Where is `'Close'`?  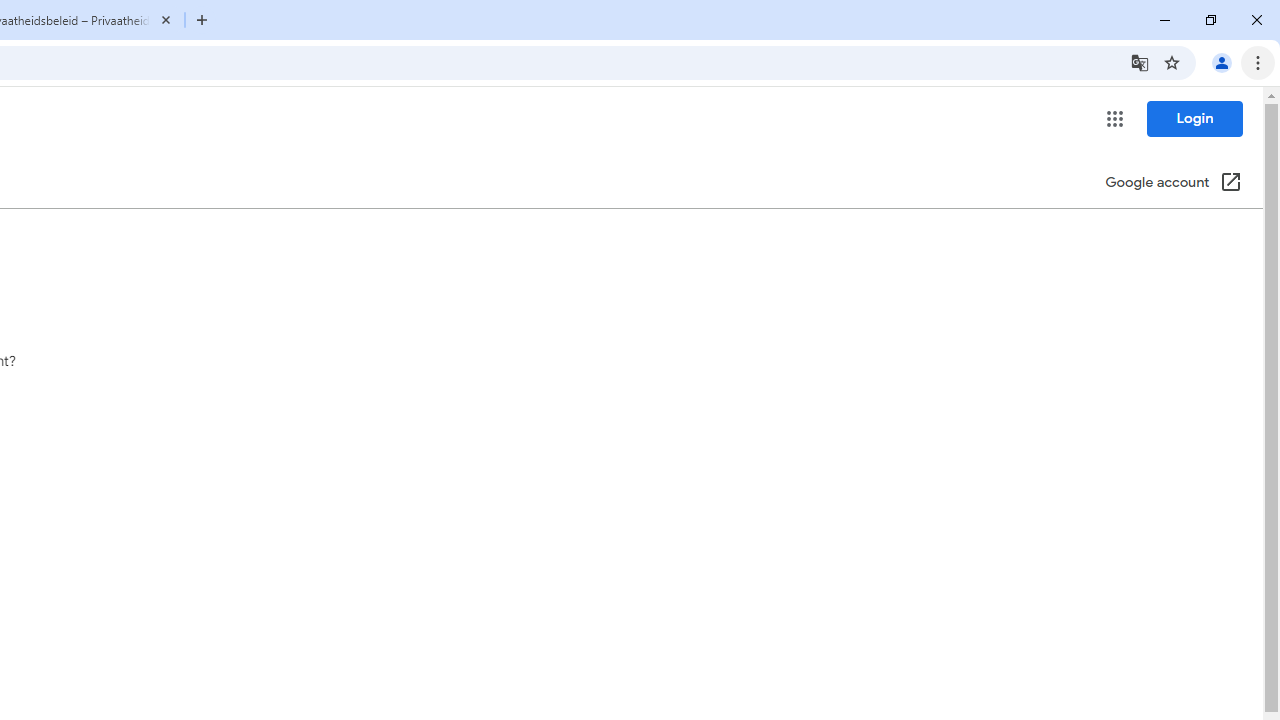 'Close' is located at coordinates (166, 19).